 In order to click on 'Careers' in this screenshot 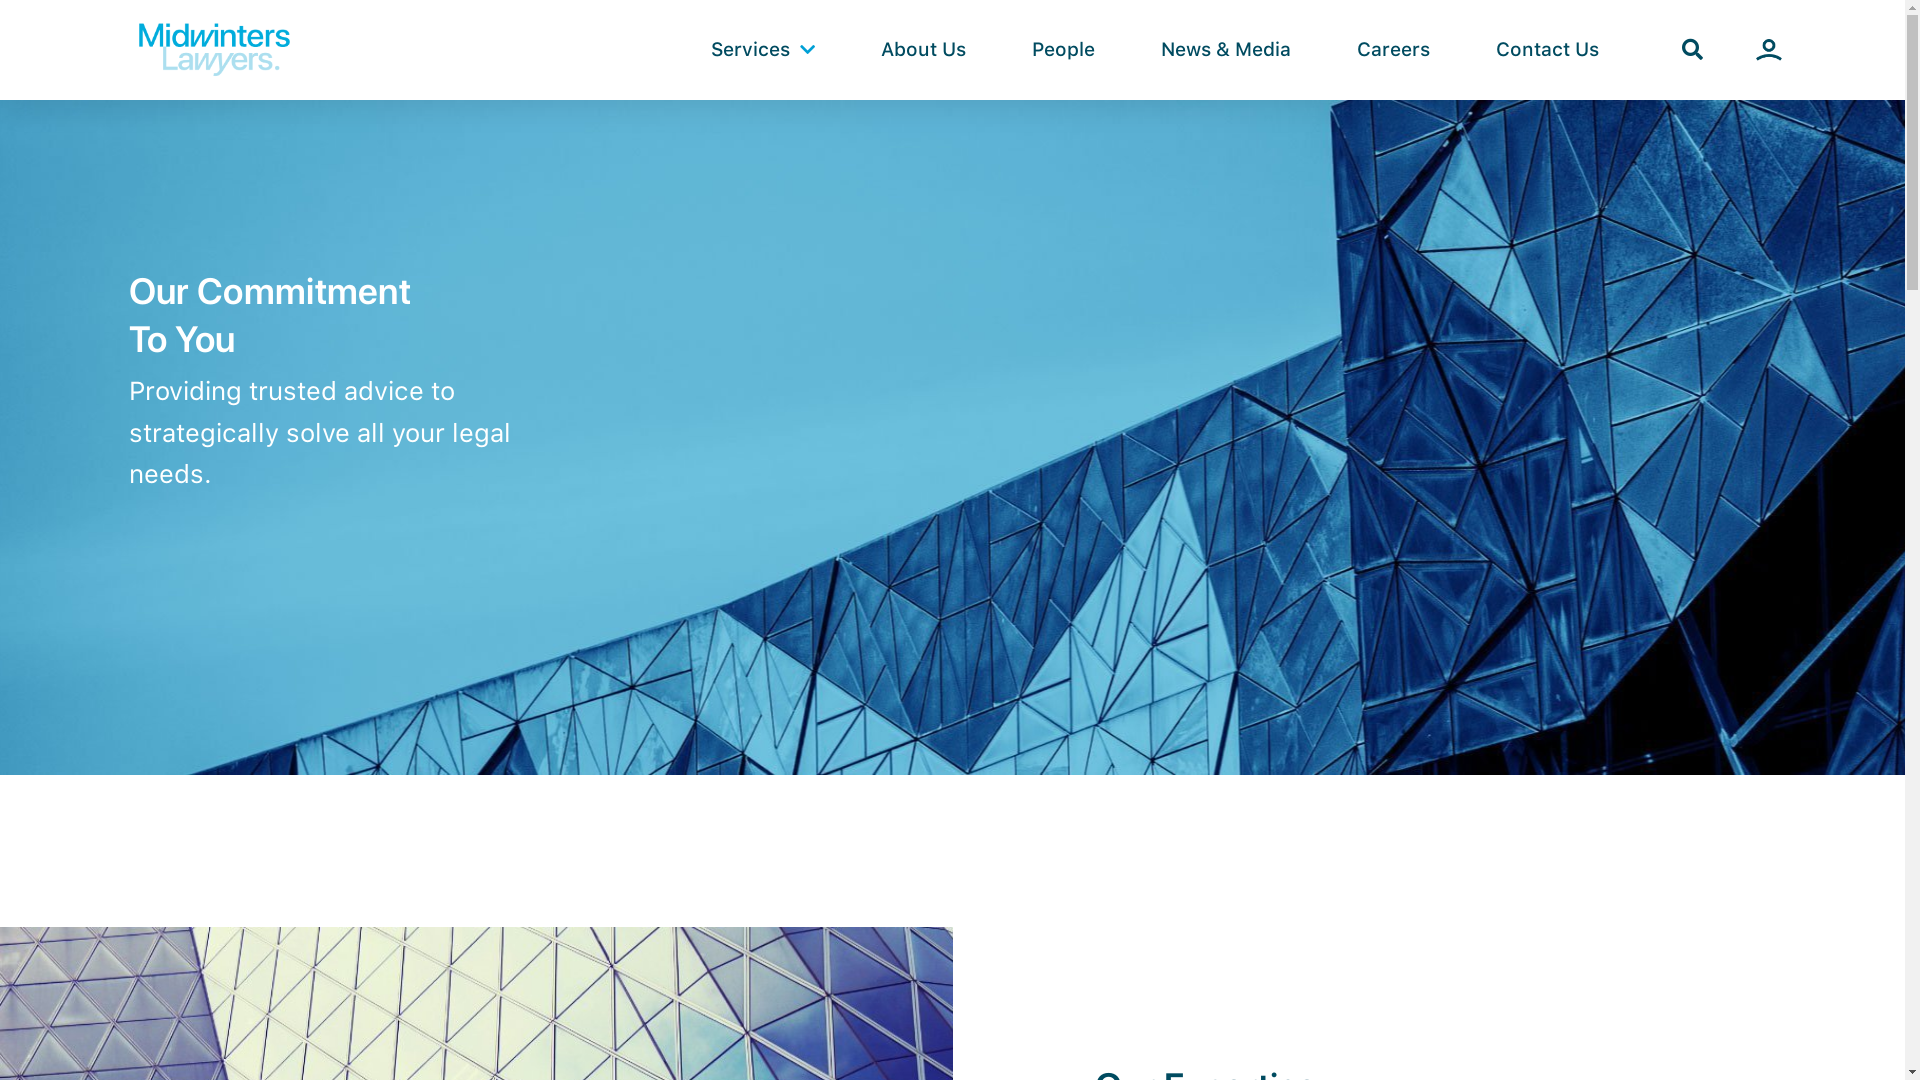, I will do `click(1392, 49)`.